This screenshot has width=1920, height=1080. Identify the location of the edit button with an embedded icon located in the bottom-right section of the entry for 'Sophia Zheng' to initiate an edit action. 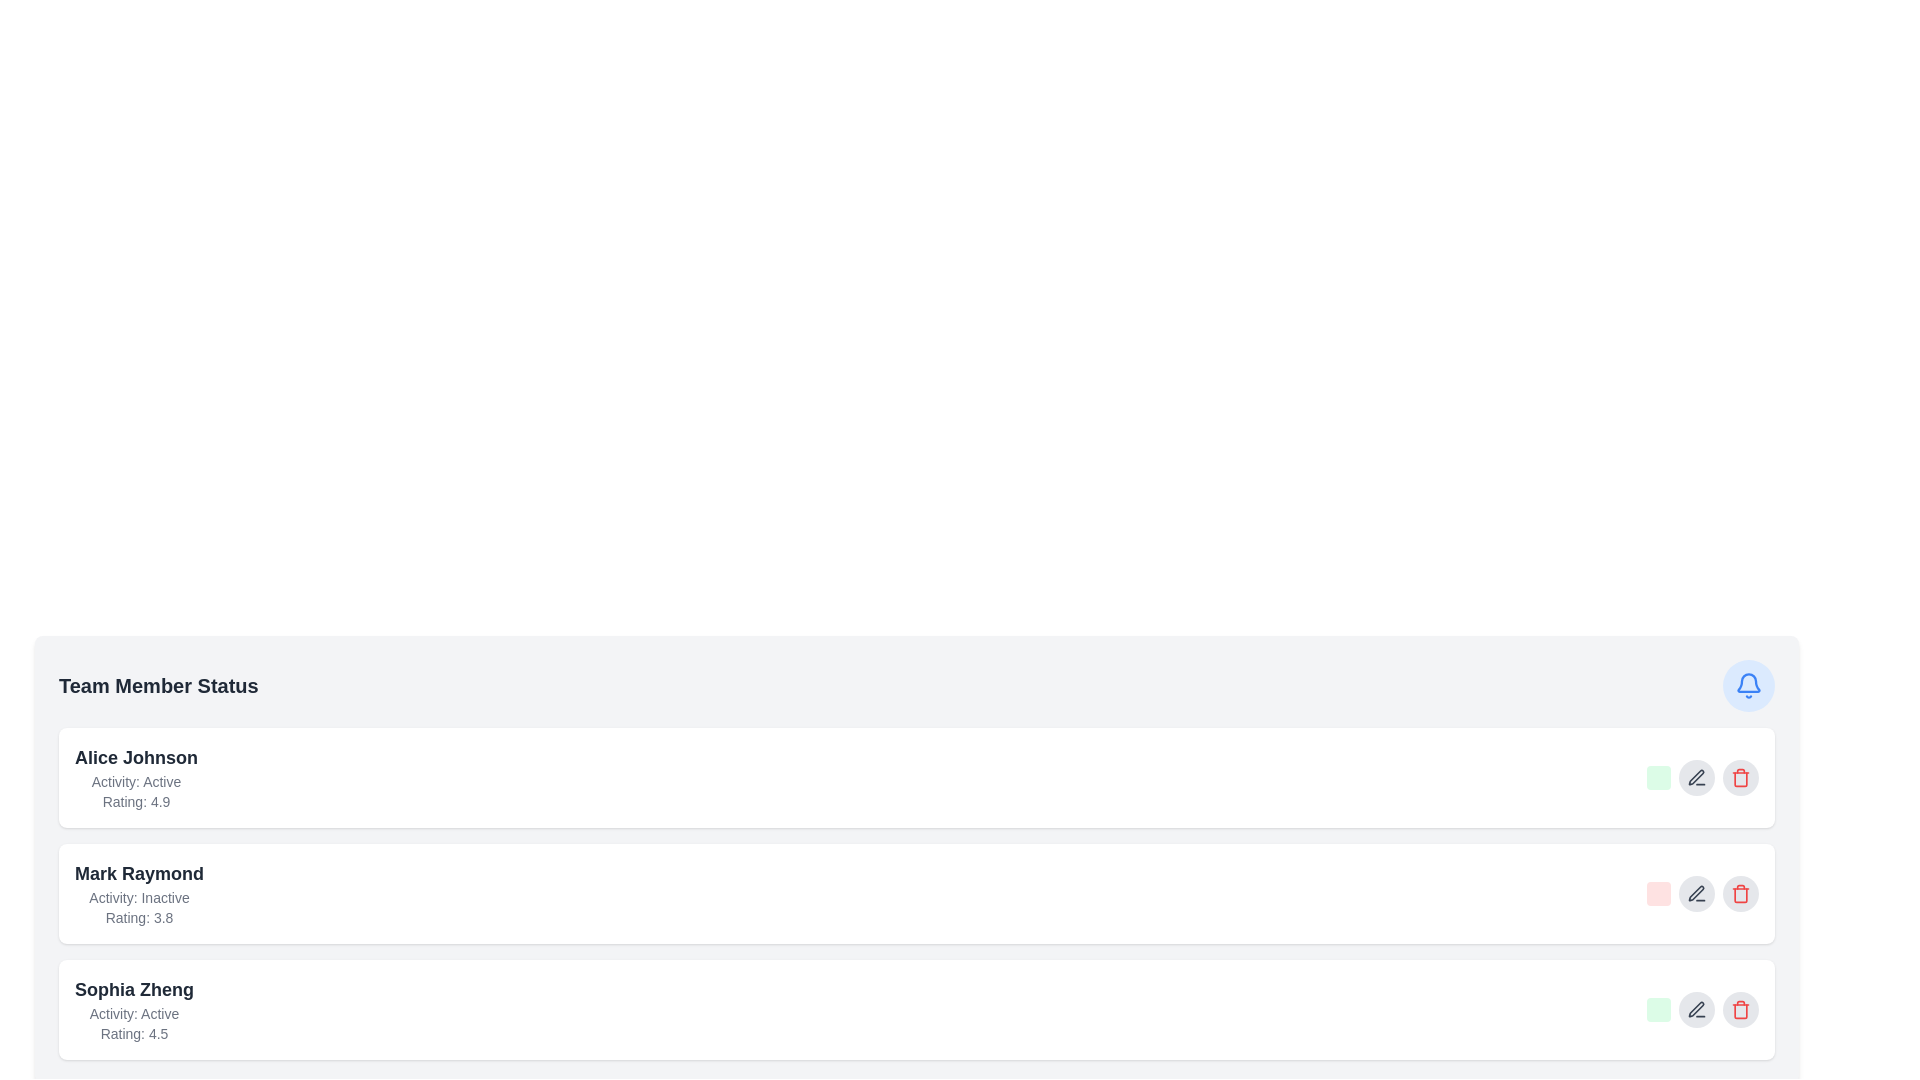
(1702, 1010).